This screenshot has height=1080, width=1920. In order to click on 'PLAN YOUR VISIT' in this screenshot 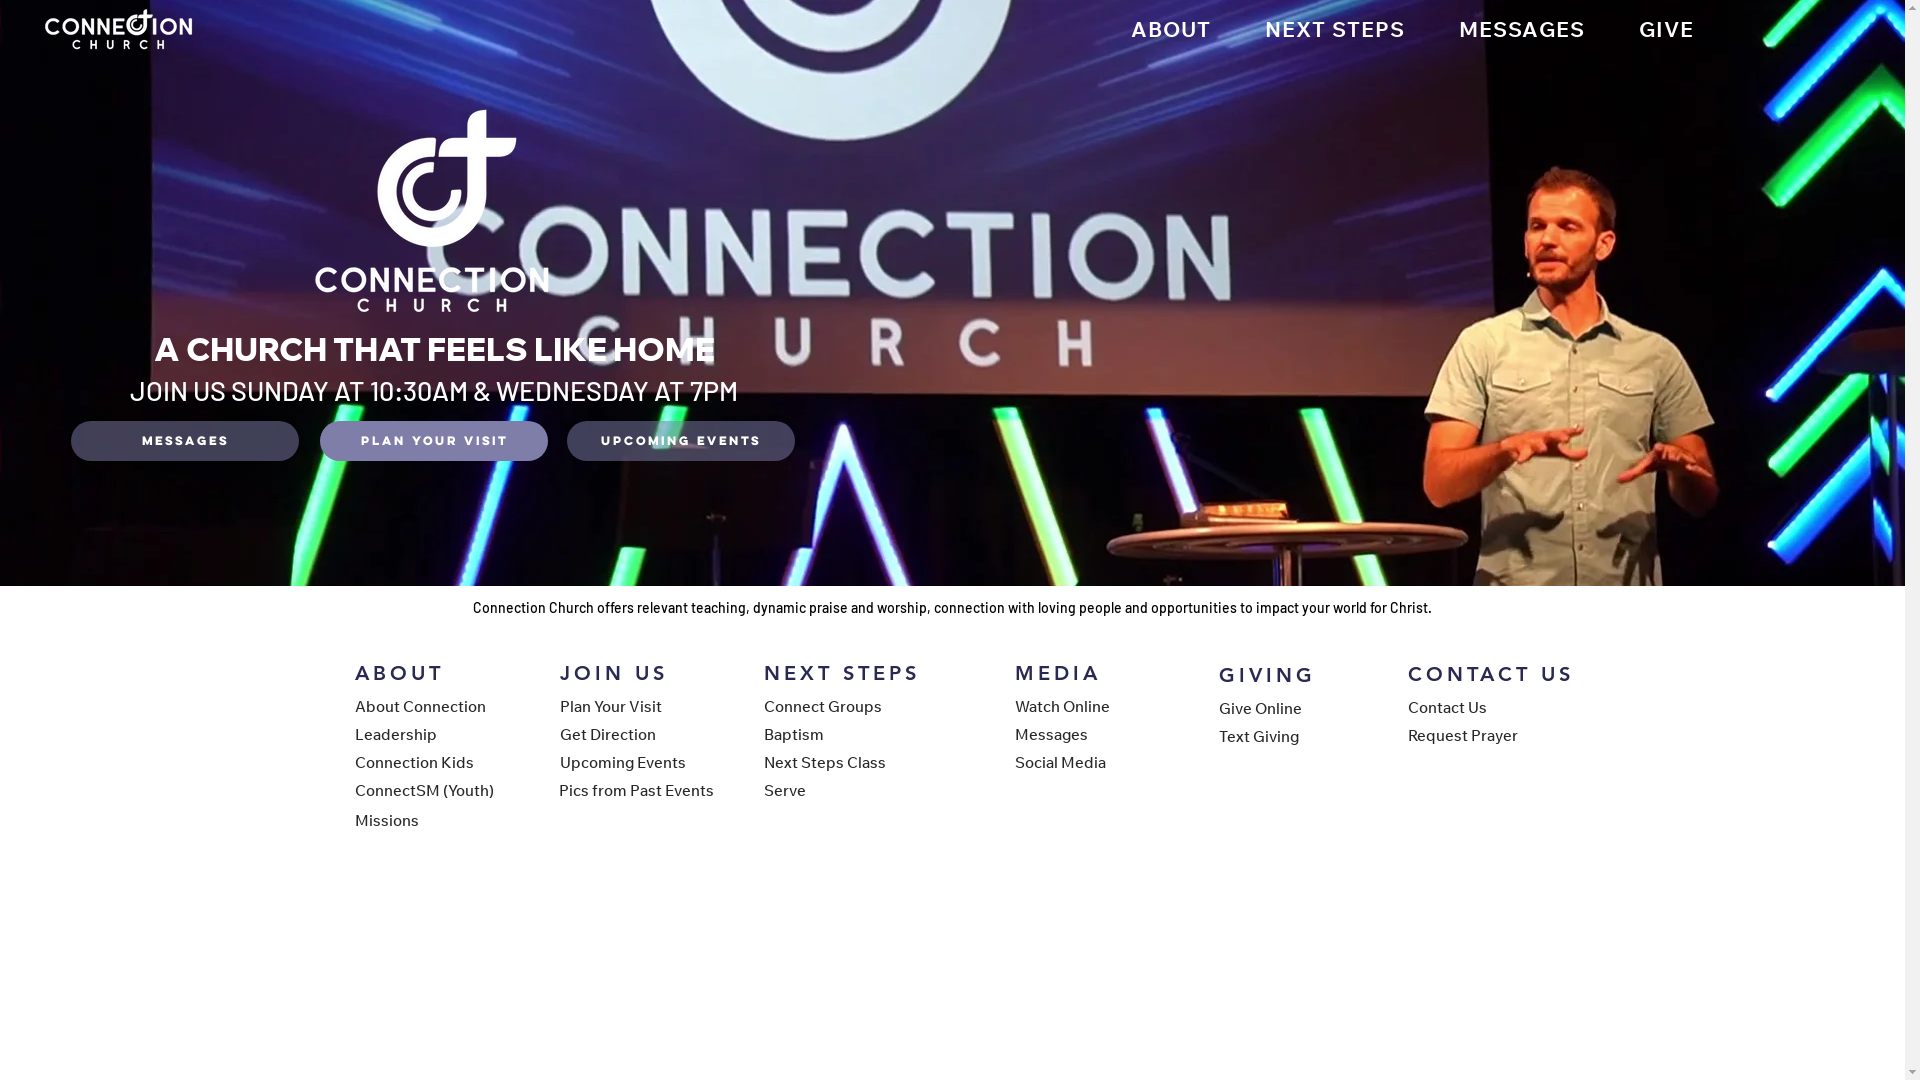, I will do `click(432, 439)`.